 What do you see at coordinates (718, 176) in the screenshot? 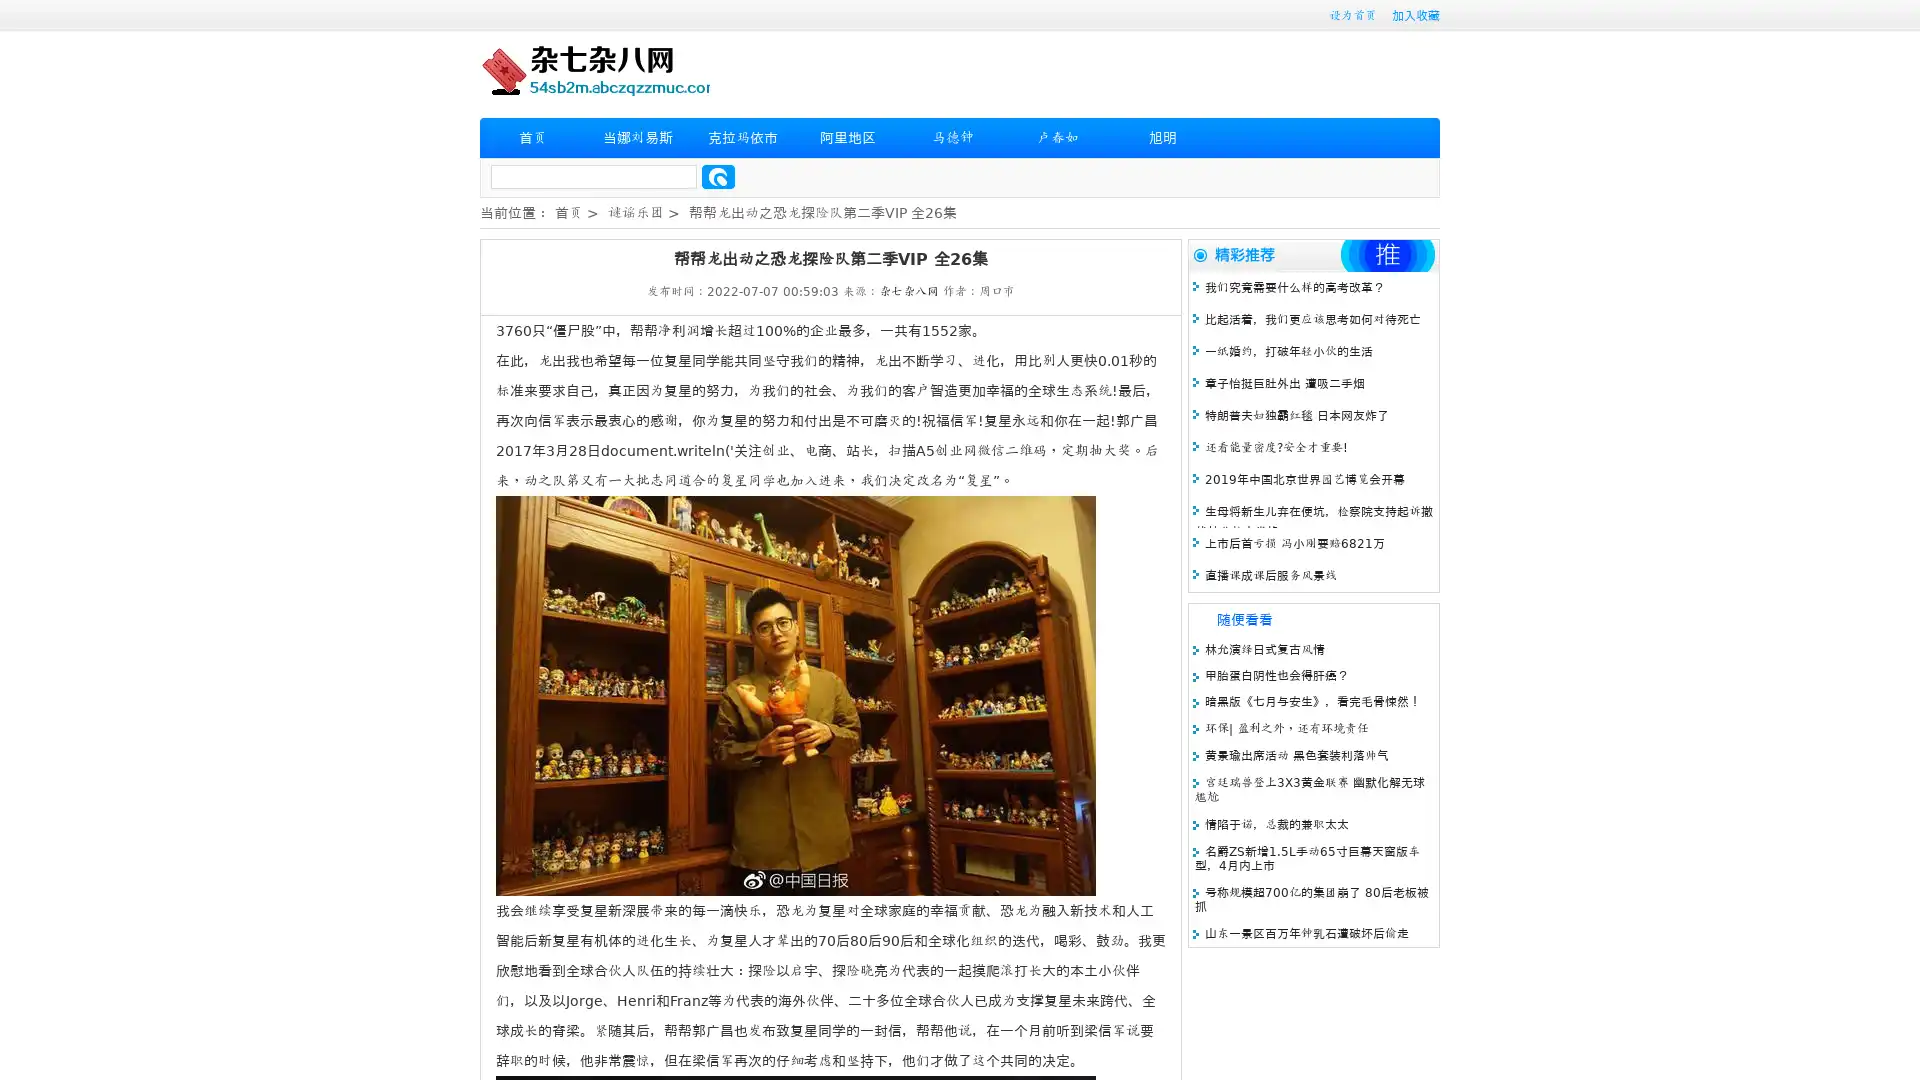
I see `Search` at bounding box center [718, 176].